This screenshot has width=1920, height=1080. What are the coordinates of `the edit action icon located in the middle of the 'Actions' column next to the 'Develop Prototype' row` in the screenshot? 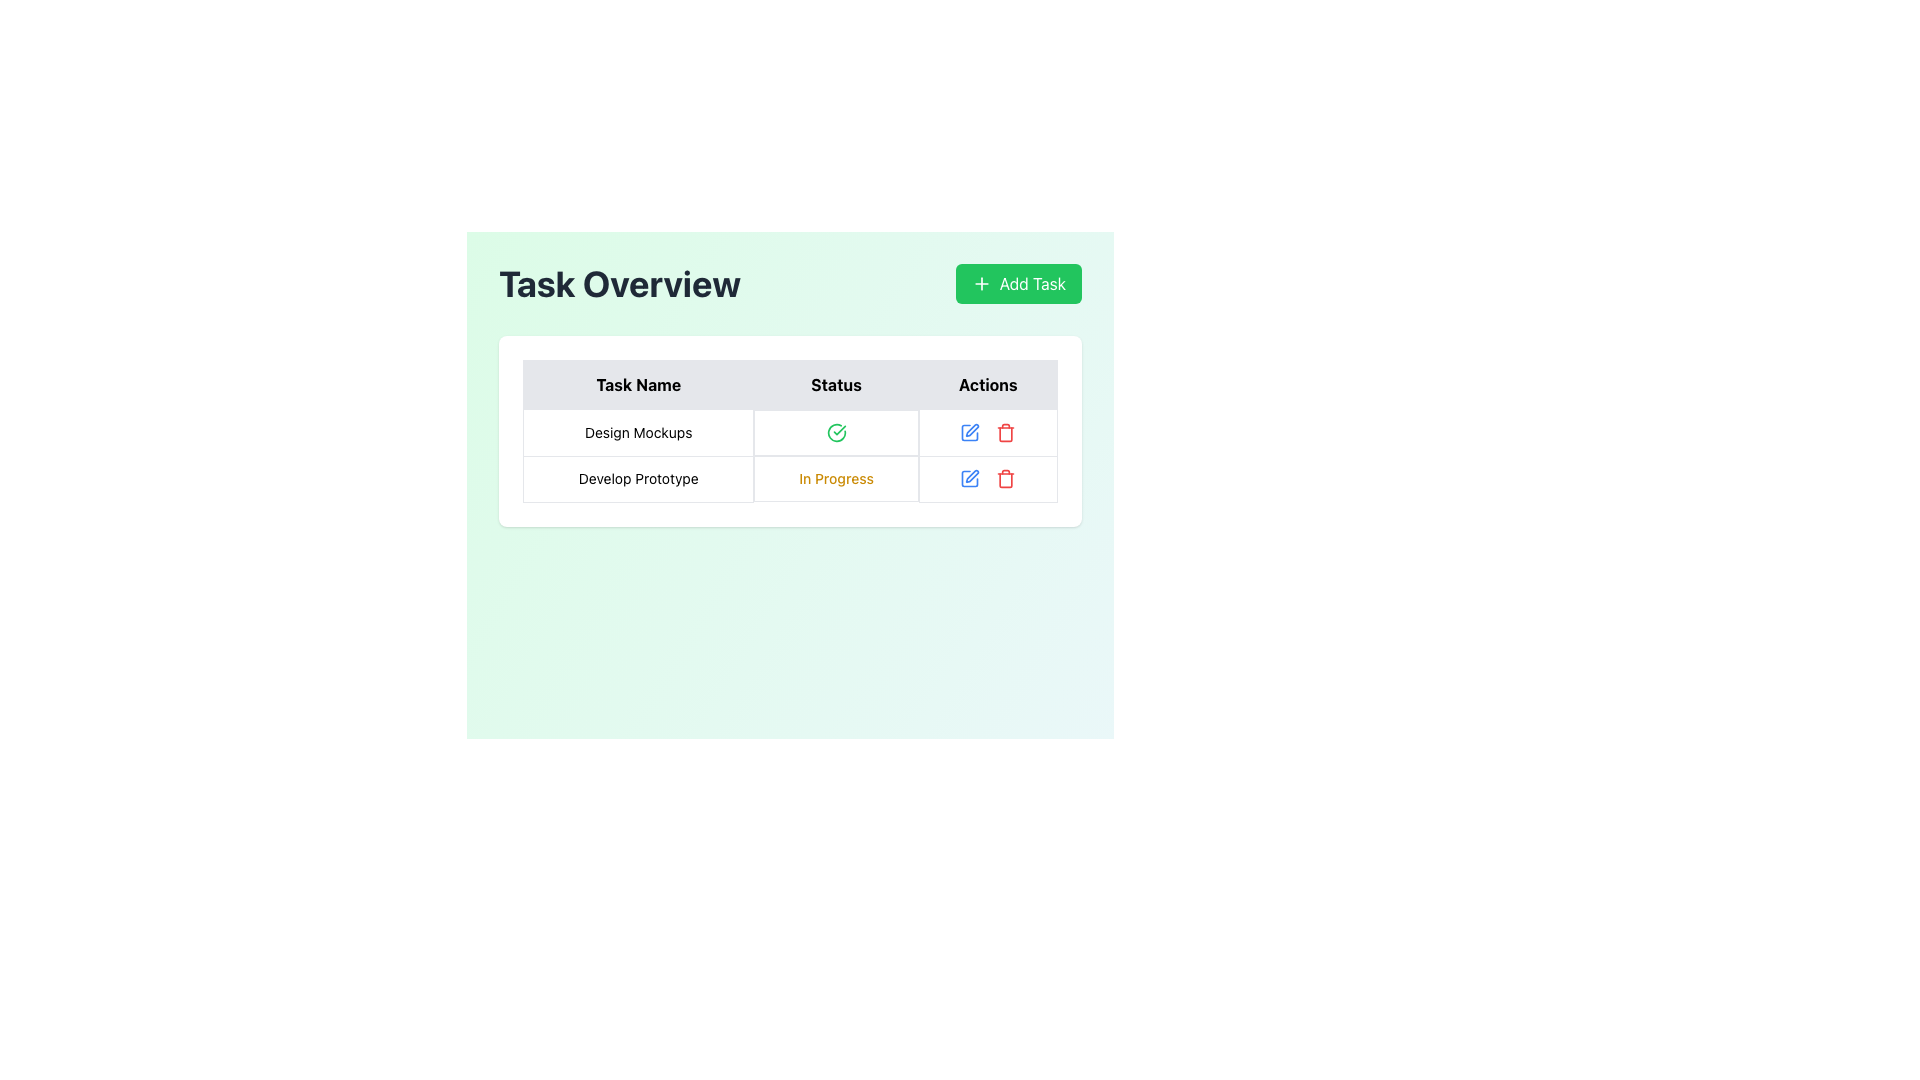 It's located at (972, 476).